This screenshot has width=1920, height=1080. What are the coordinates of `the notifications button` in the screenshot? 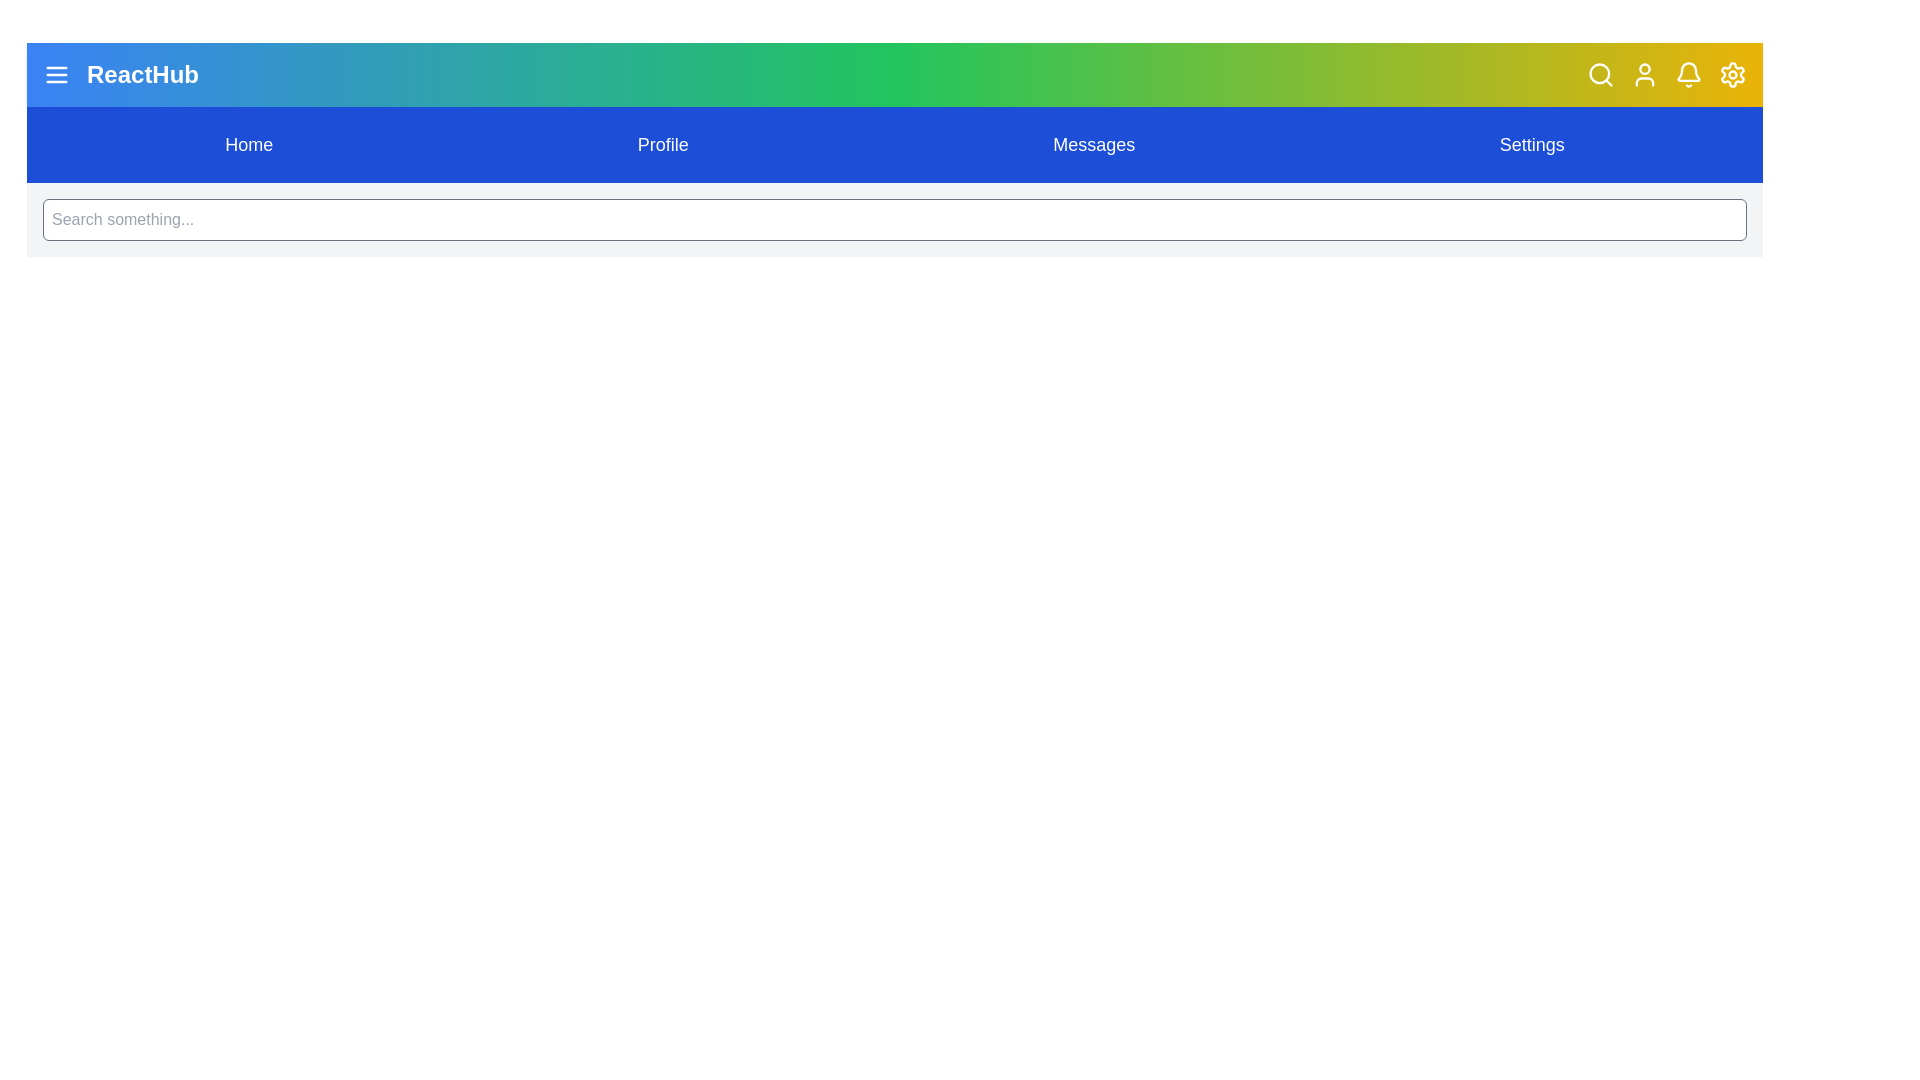 It's located at (1688, 73).